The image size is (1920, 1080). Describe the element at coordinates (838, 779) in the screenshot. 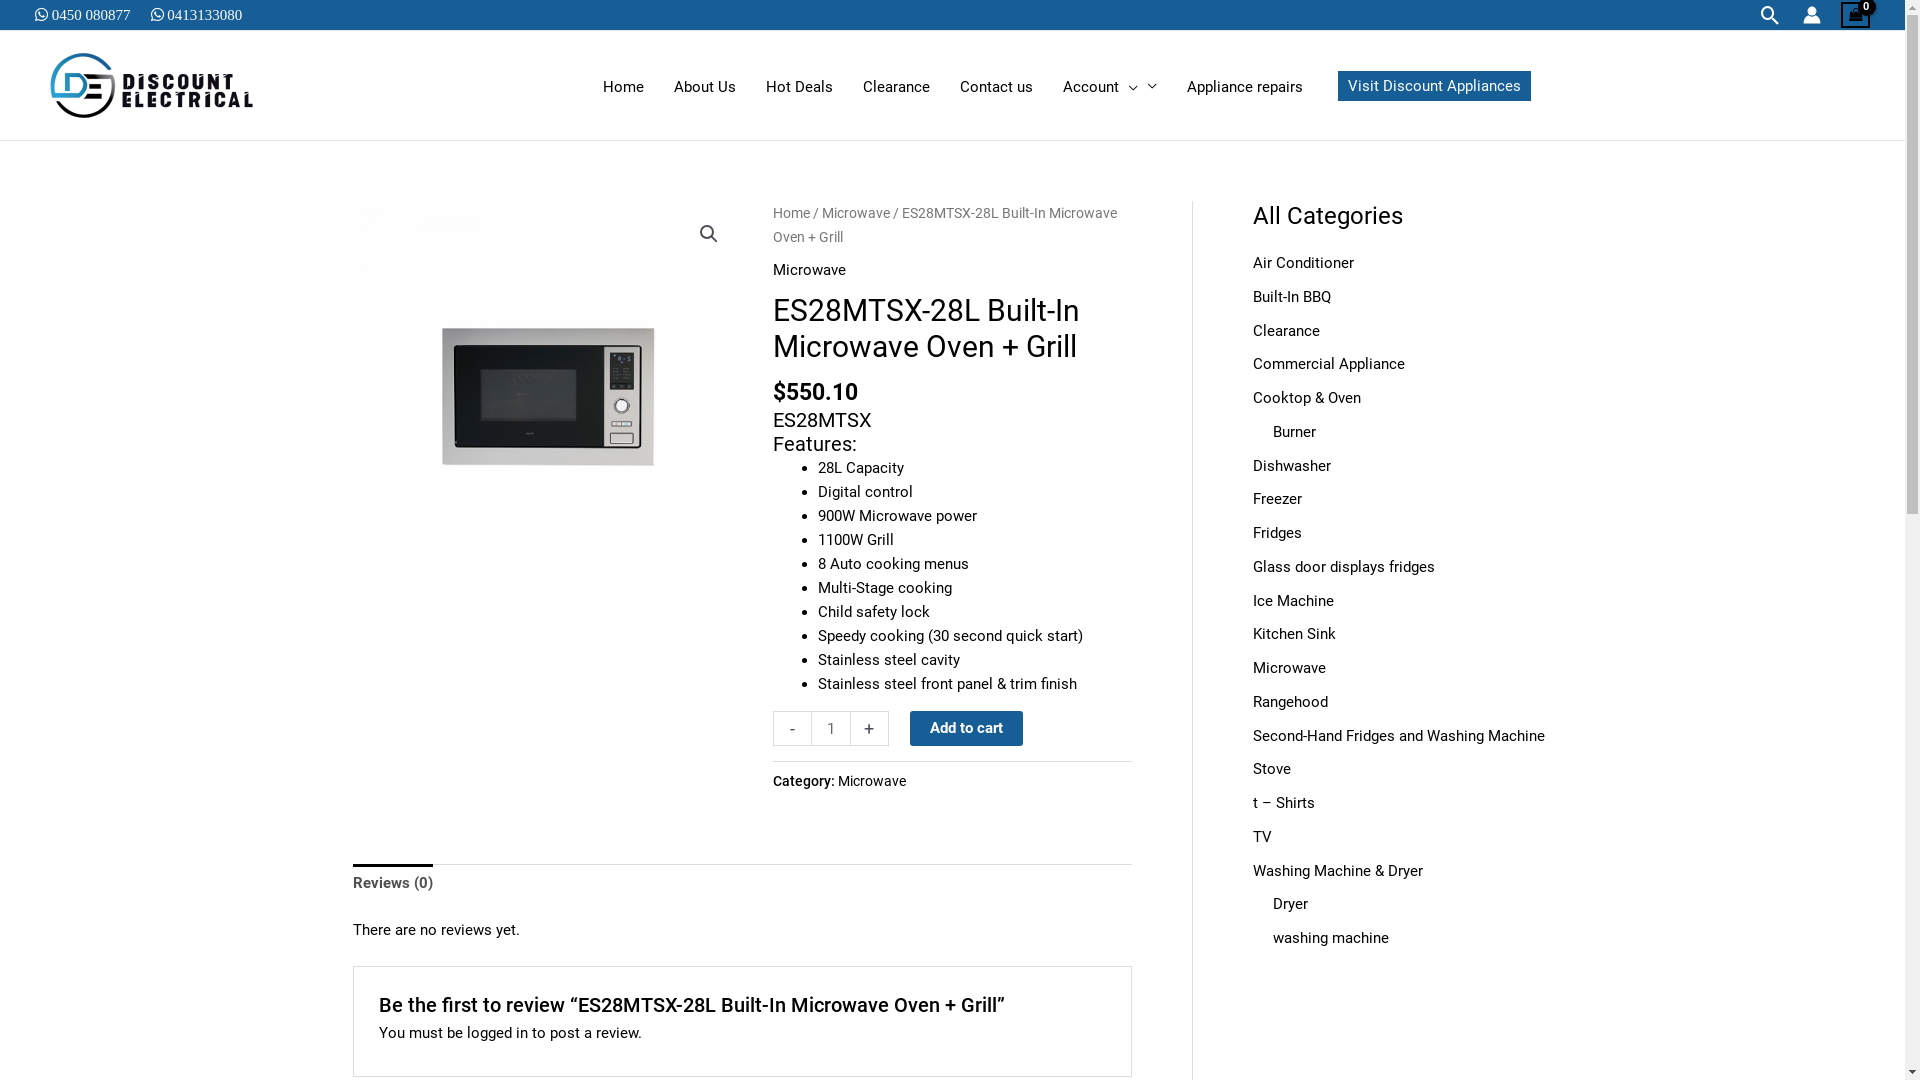

I see `'Microwave'` at that location.